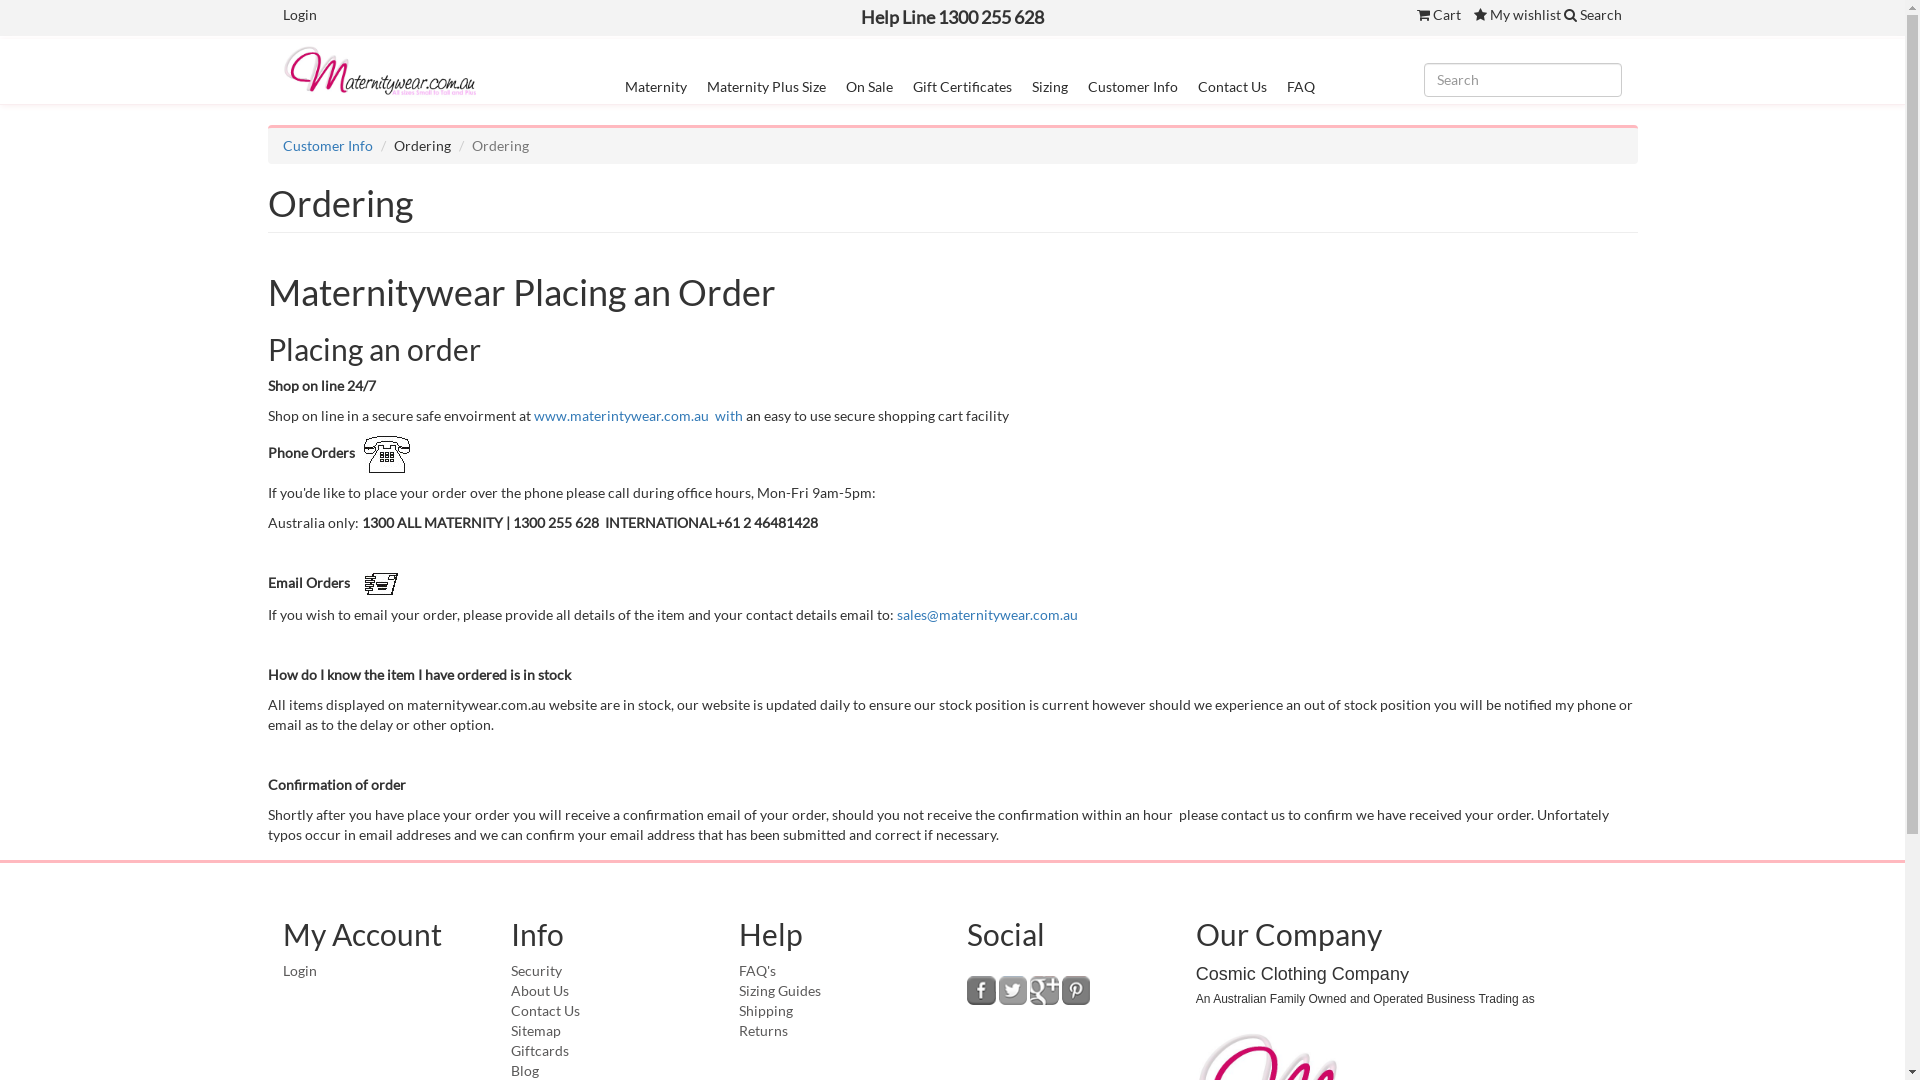  I want to click on 'Shipping', so click(765, 1010).